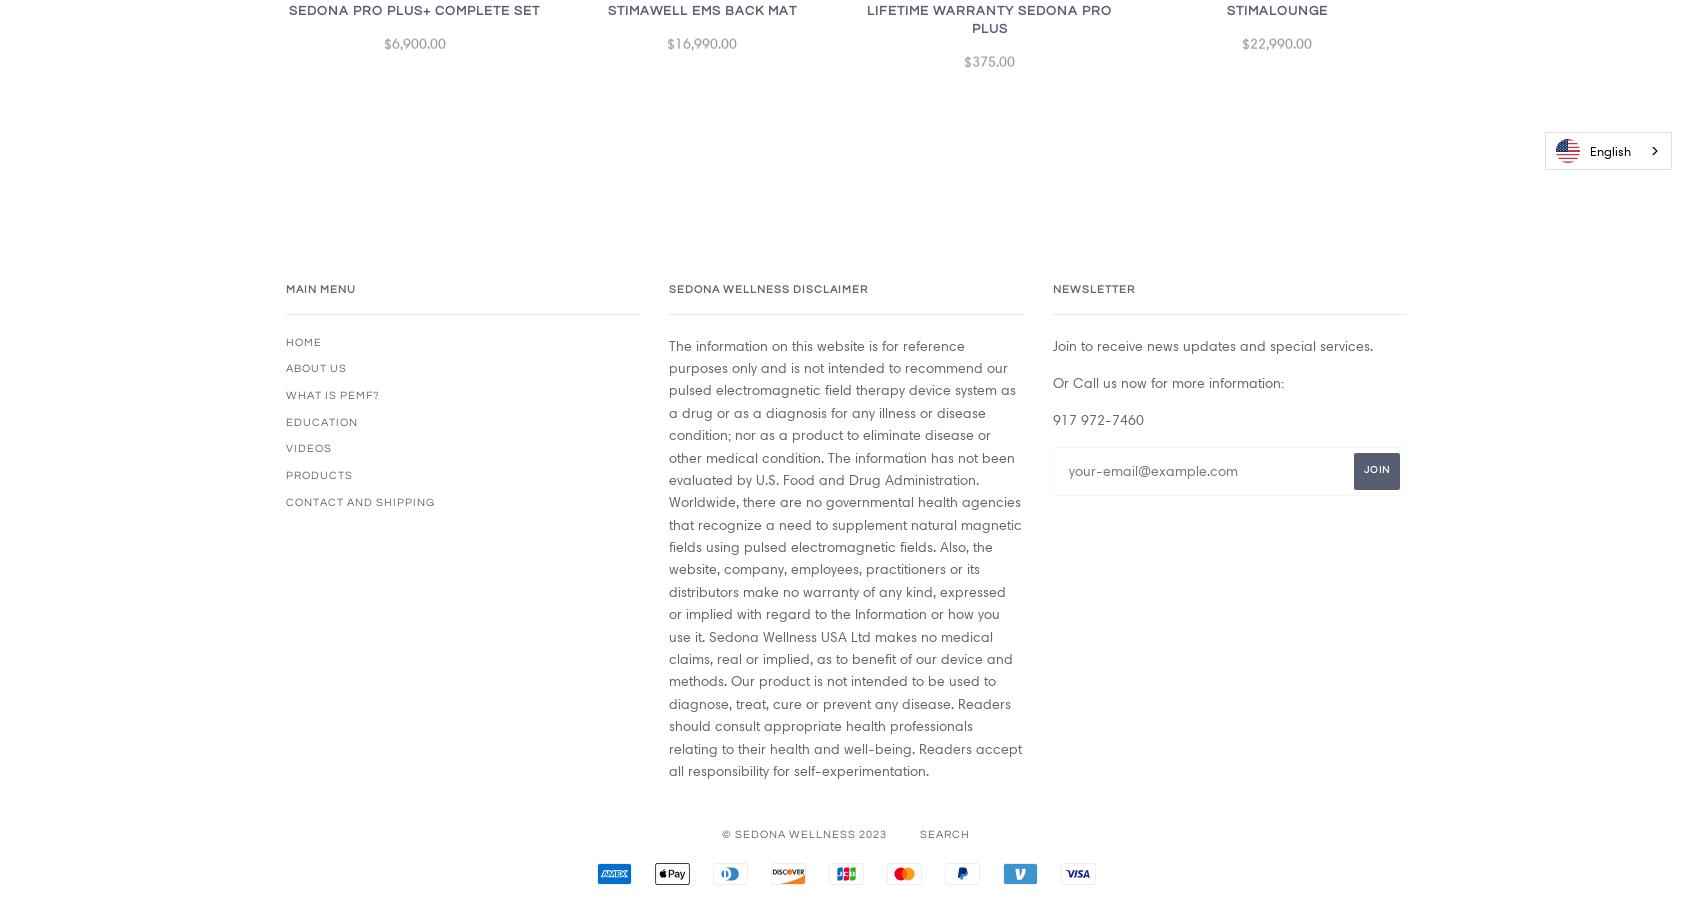 The width and height of the screenshot is (1692, 915). Describe the element at coordinates (1211, 344) in the screenshot. I see `'Join to receive news updates and special services.'` at that location.